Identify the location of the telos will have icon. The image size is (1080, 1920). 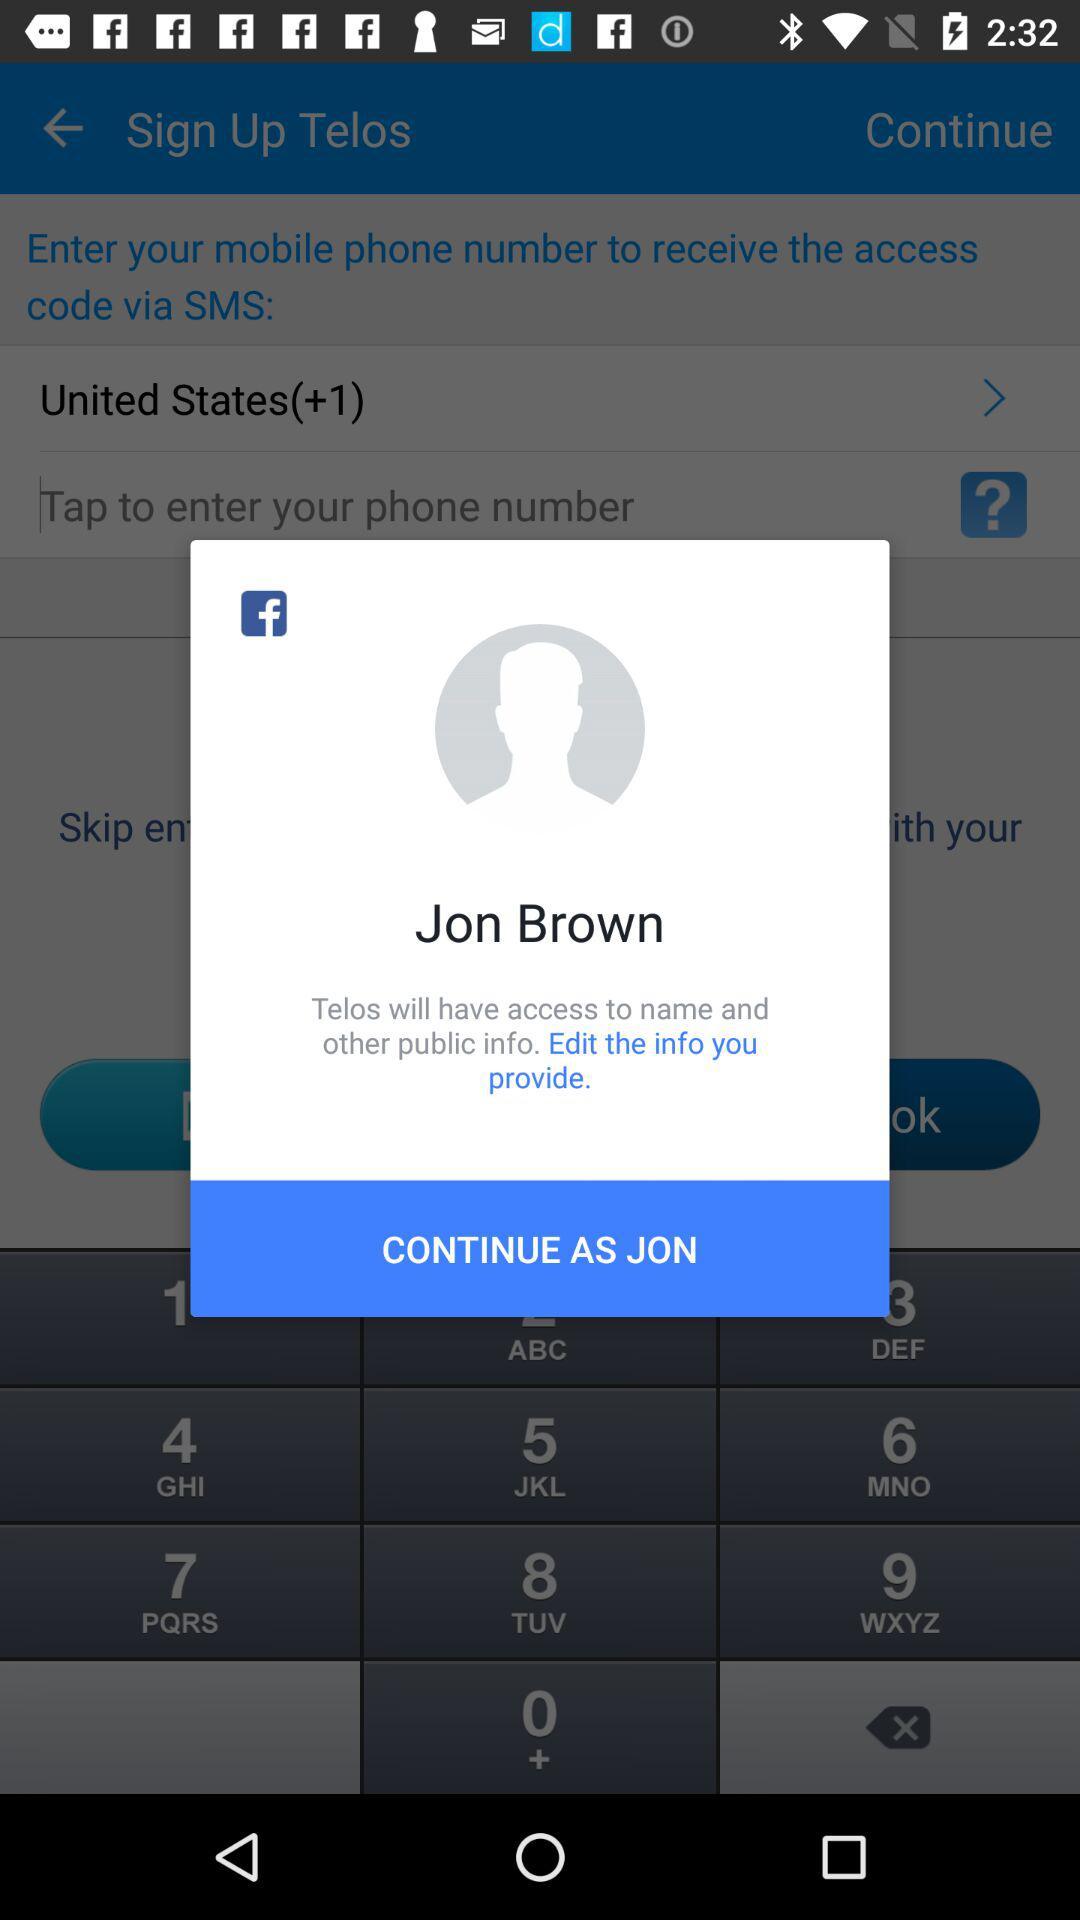
(540, 1041).